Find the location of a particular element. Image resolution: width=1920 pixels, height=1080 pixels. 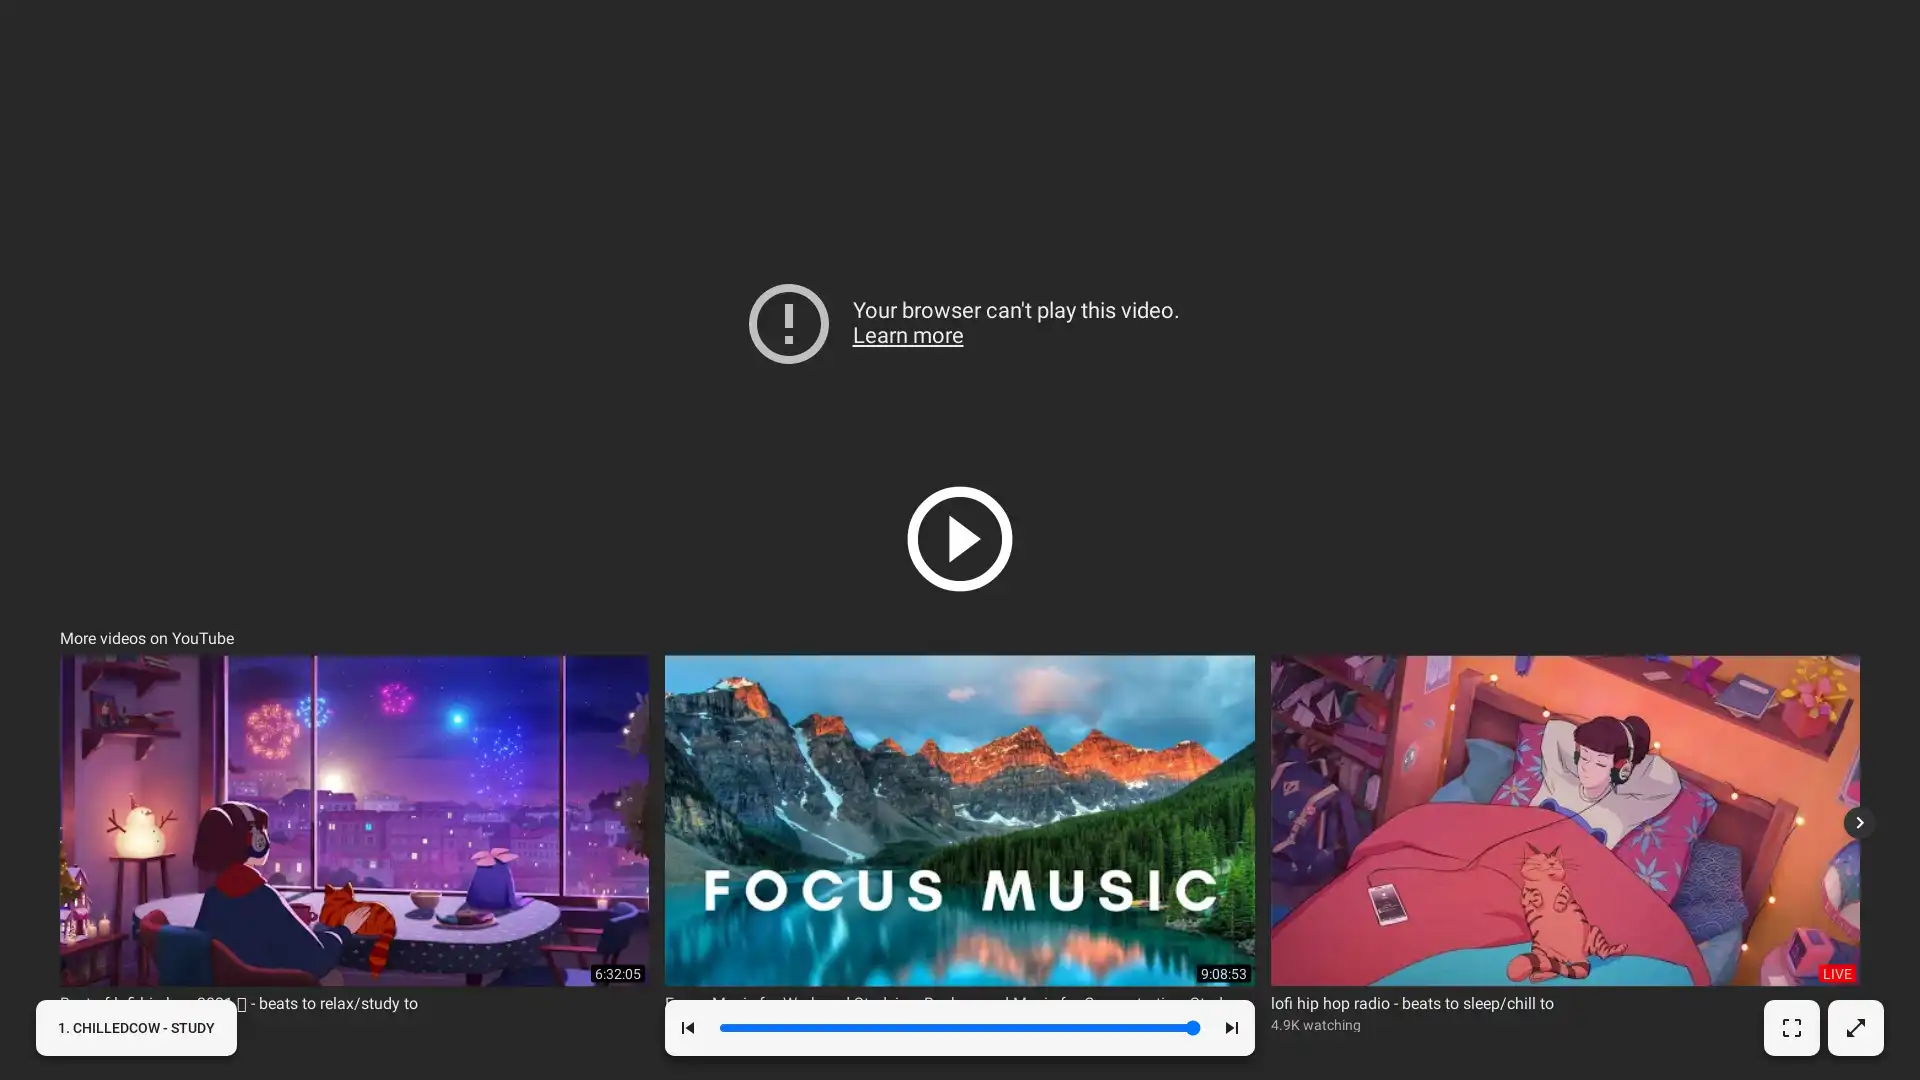

skip_previous is located at coordinates (687, 1028).